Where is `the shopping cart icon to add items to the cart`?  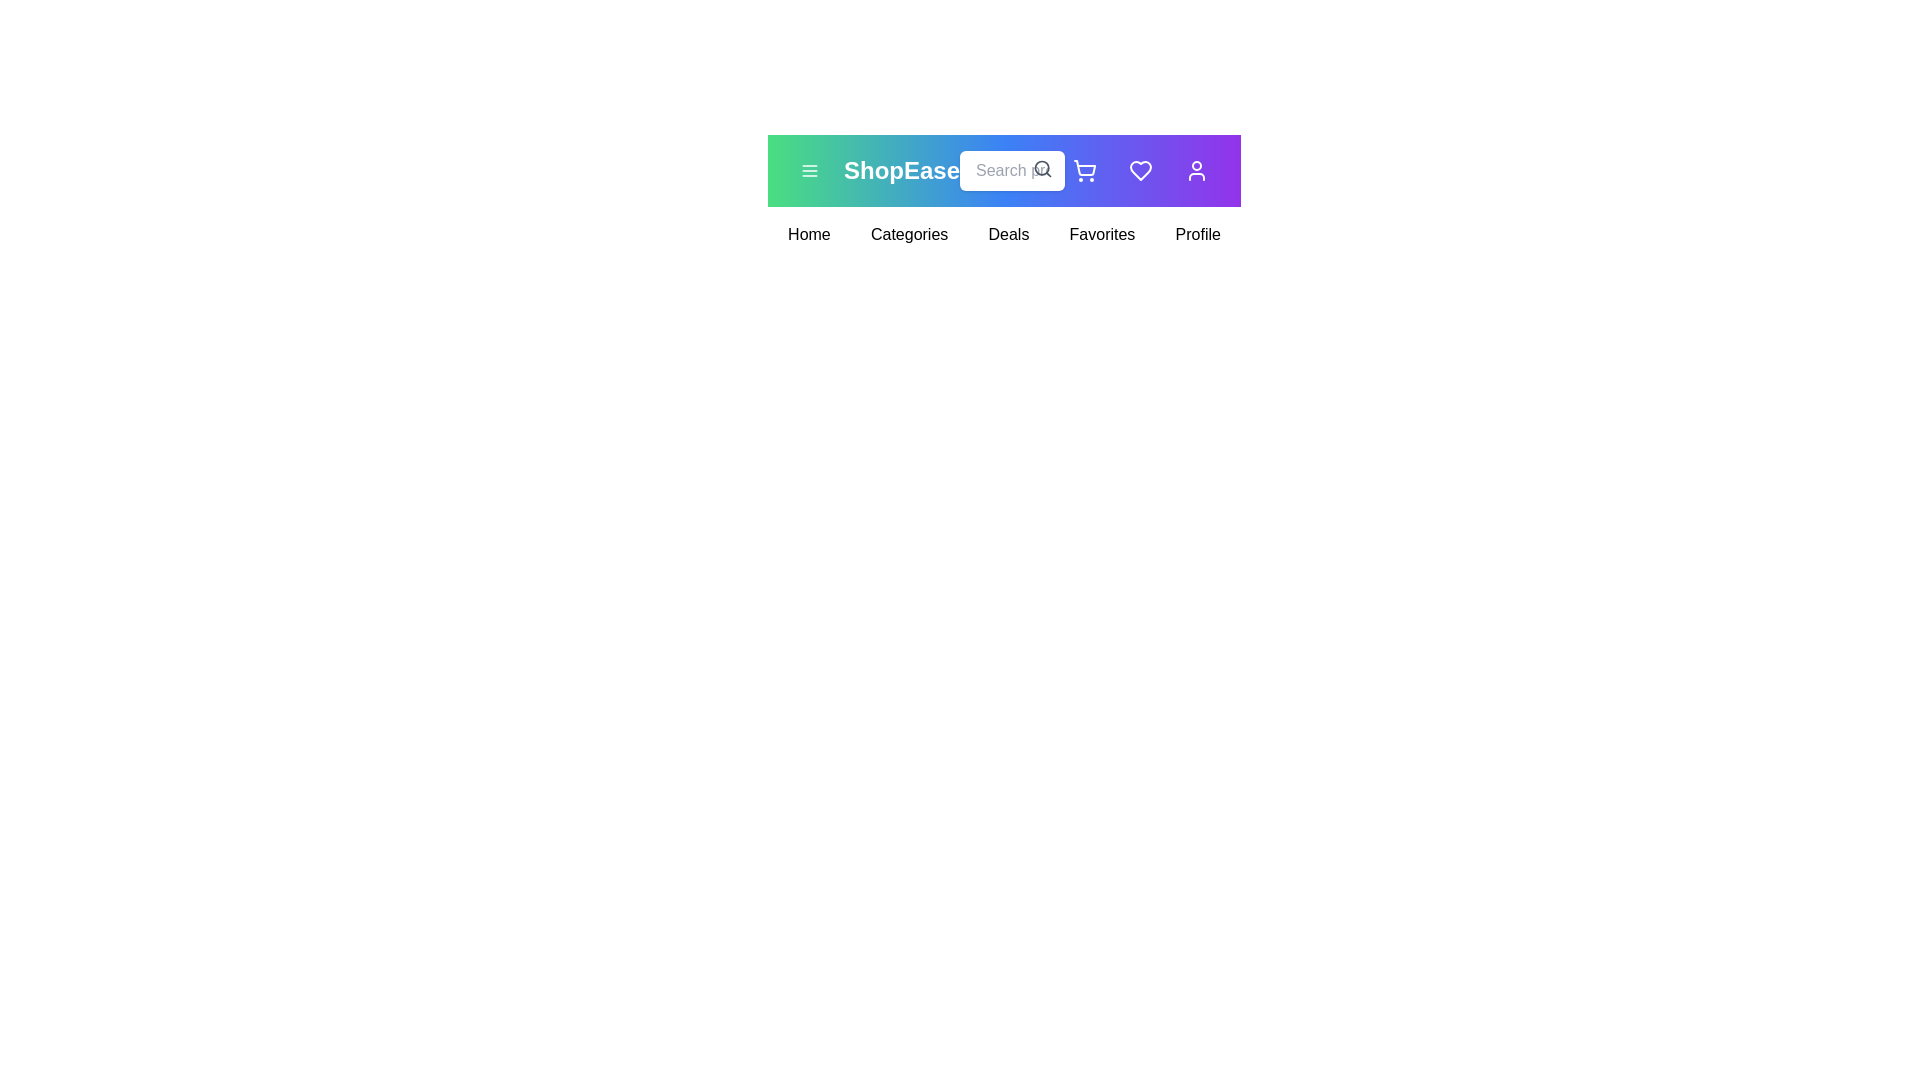 the shopping cart icon to add items to the cart is located at coordinates (1083, 169).